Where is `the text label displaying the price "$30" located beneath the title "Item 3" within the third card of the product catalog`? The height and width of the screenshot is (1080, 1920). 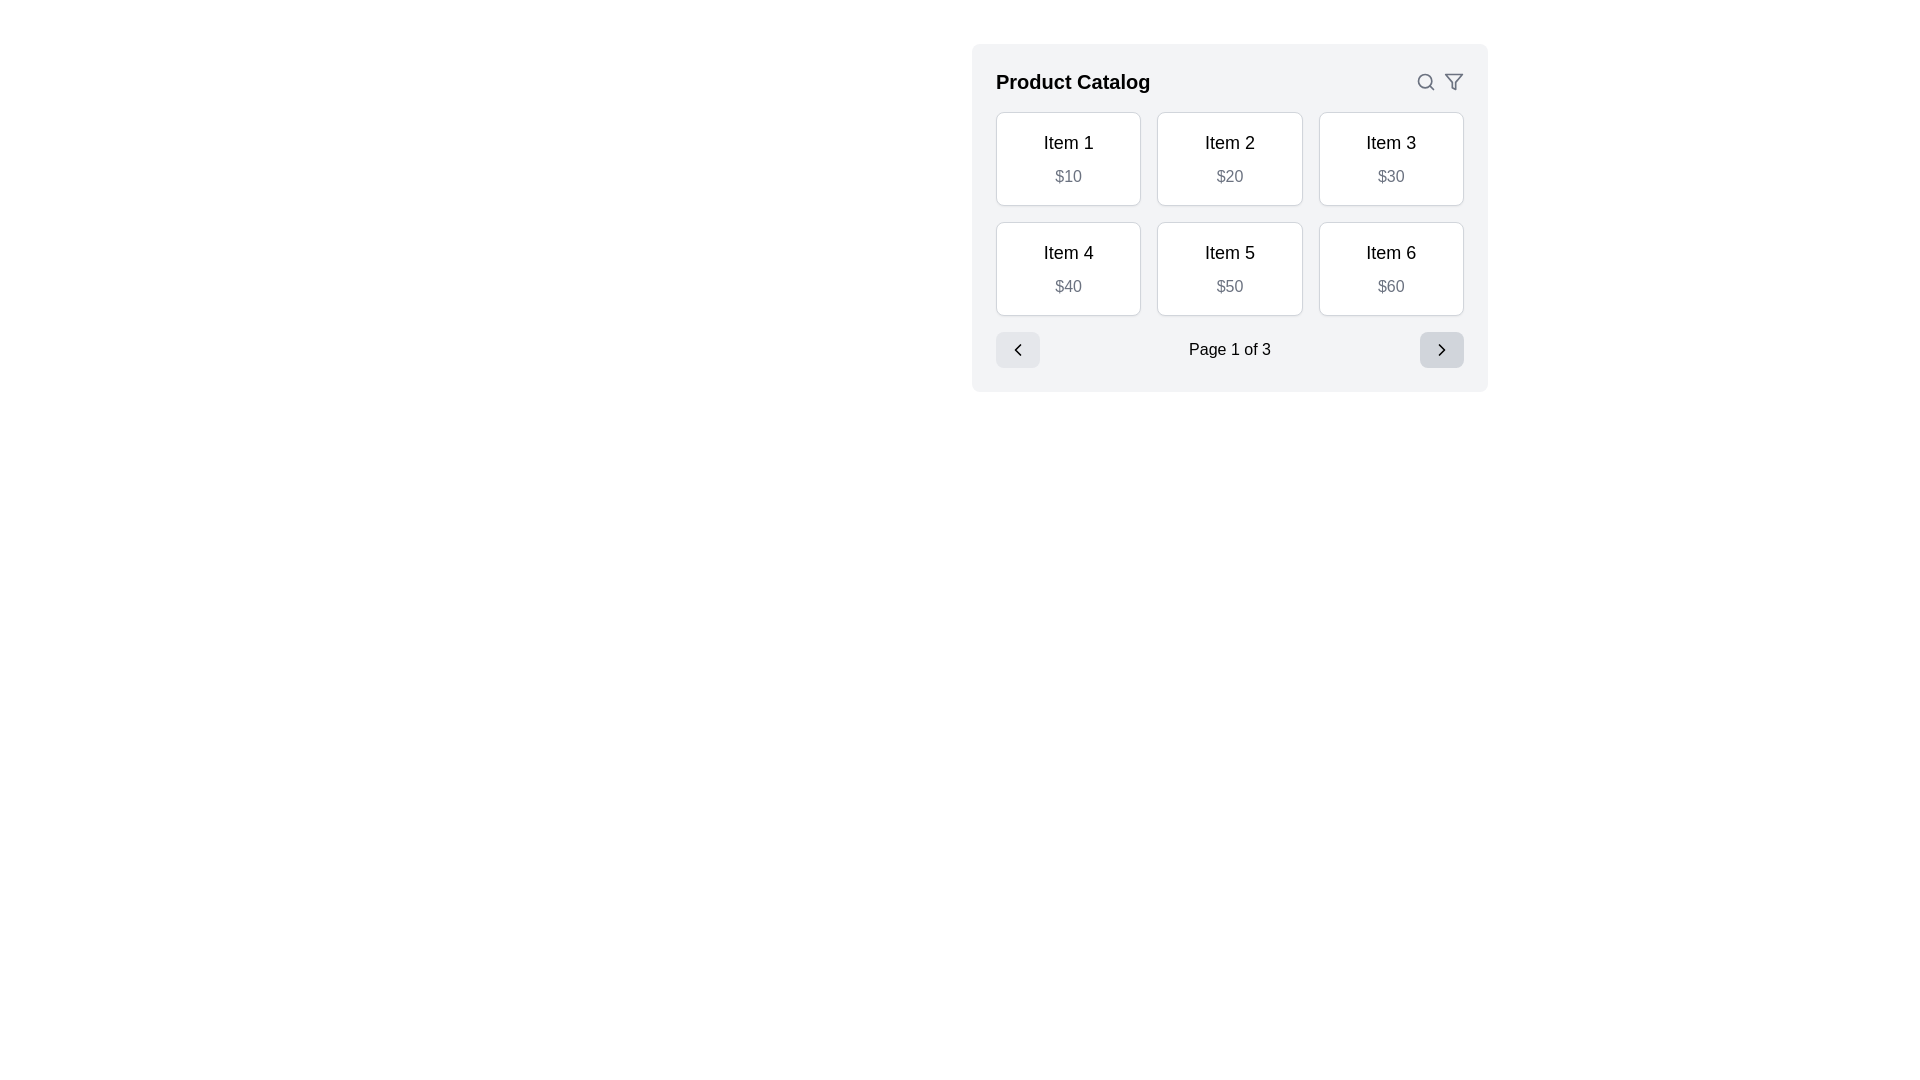
the text label displaying the price "$30" located beneath the title "Item 3" within the third card of the product catalog is located at coordinates (1390, 176).